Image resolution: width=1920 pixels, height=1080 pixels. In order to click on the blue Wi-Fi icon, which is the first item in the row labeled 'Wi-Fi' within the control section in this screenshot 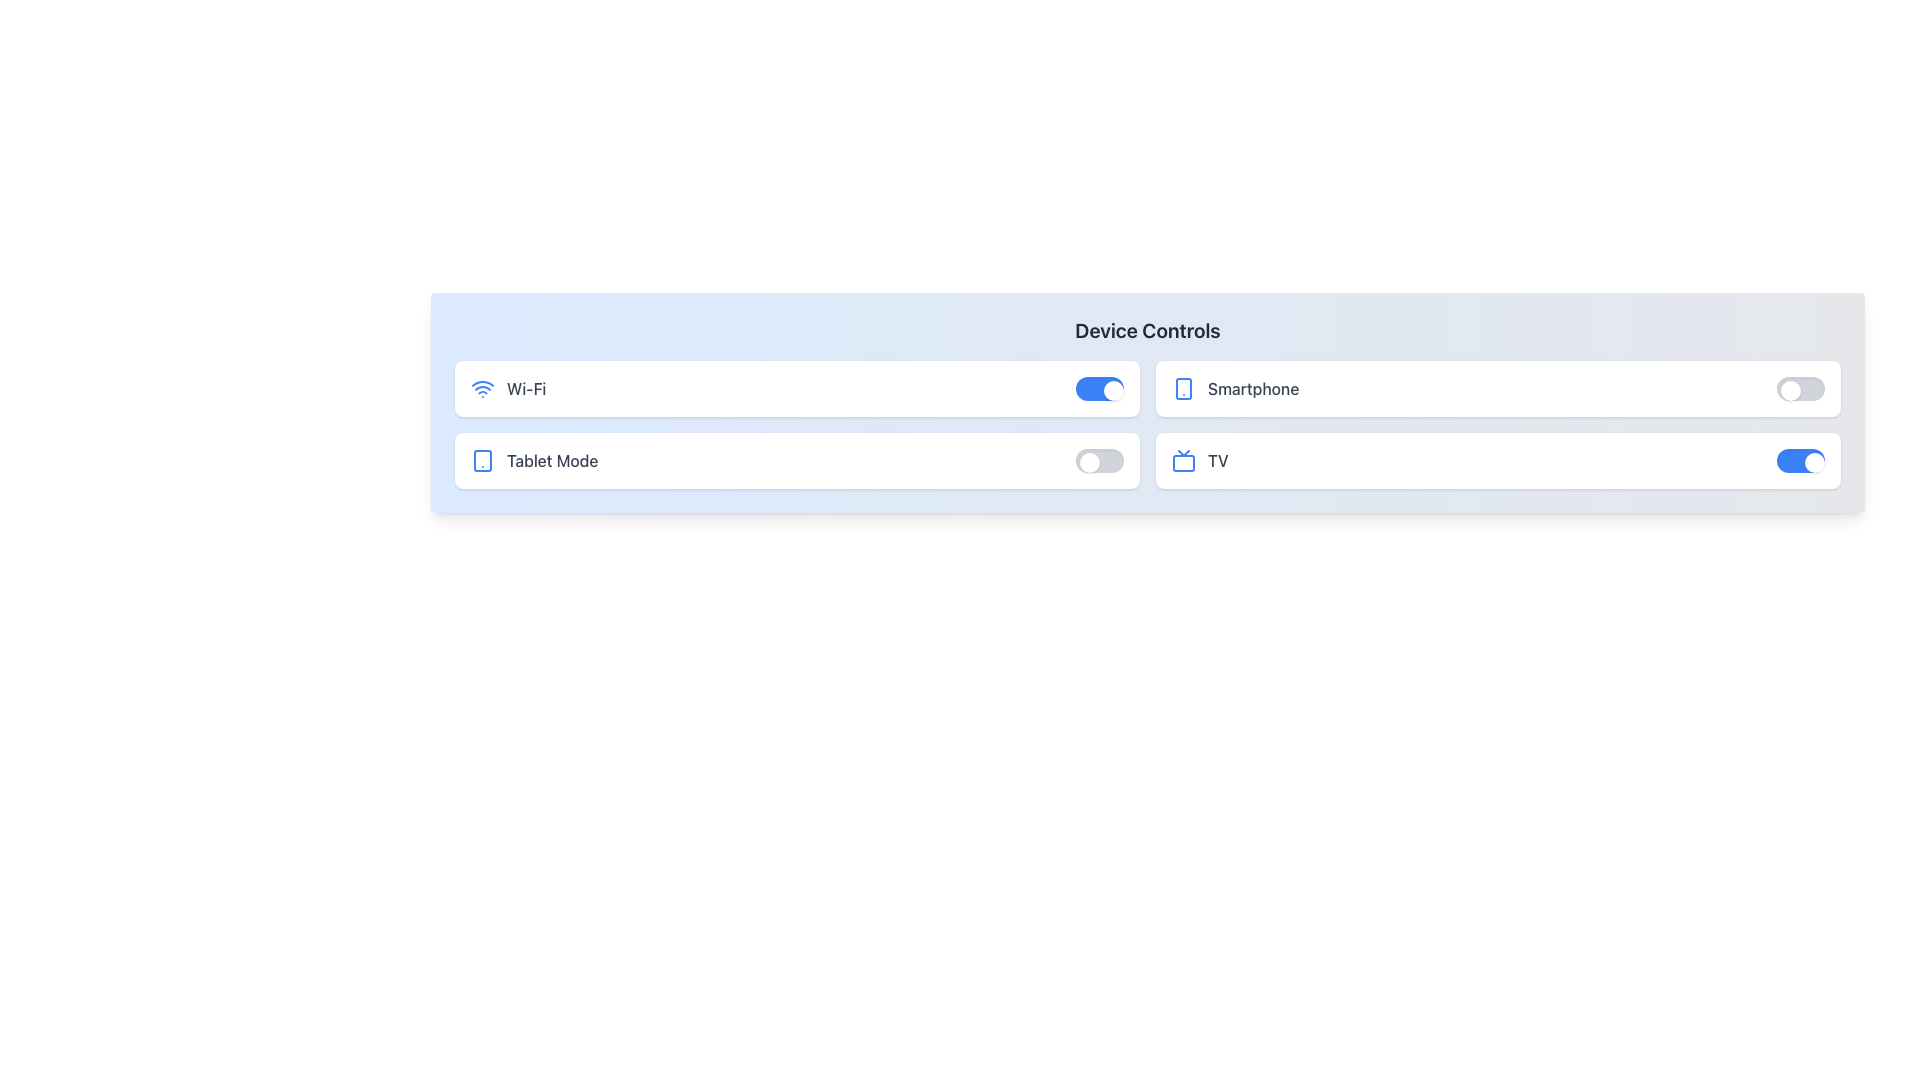, I will do `click(483, 389)`.